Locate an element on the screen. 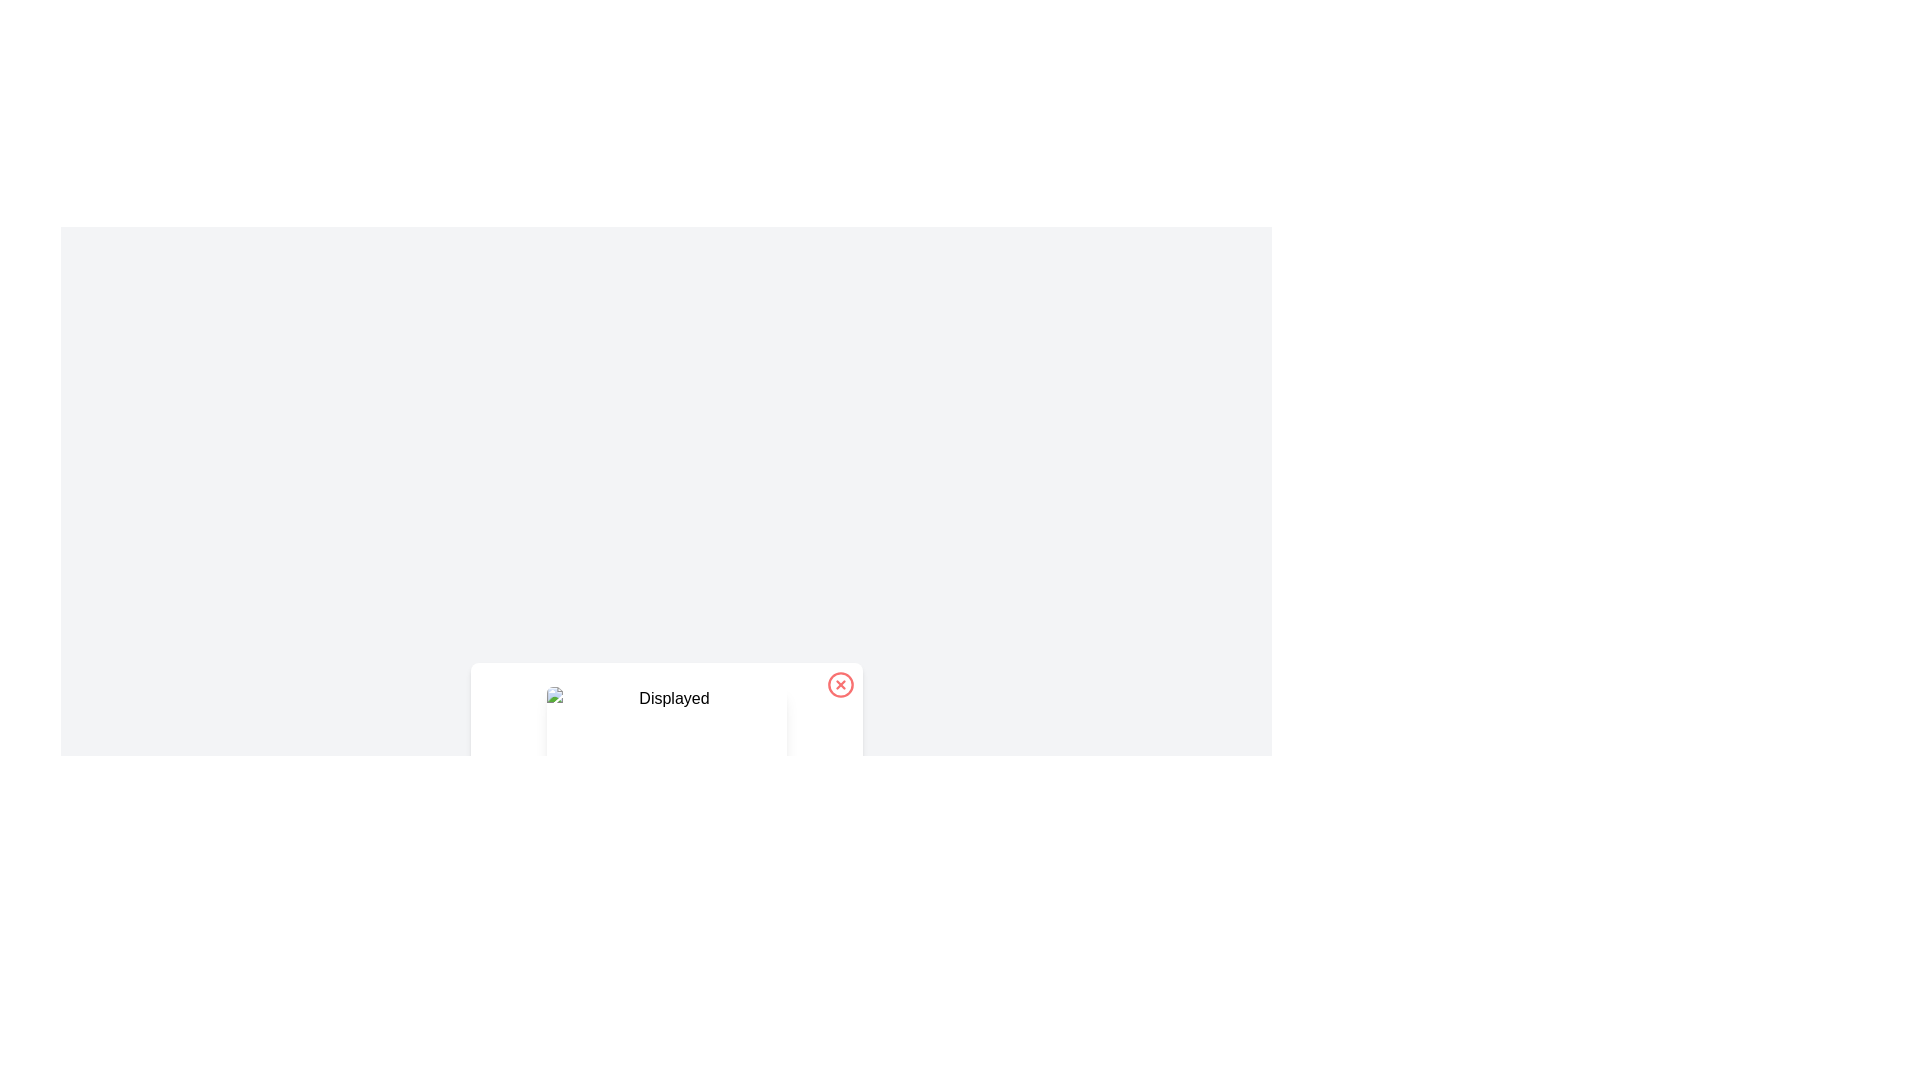  the graphical icon component (circle) which serves as the close button located at the upper-right corner of the dialog interface is located at coordinates (840, 684).